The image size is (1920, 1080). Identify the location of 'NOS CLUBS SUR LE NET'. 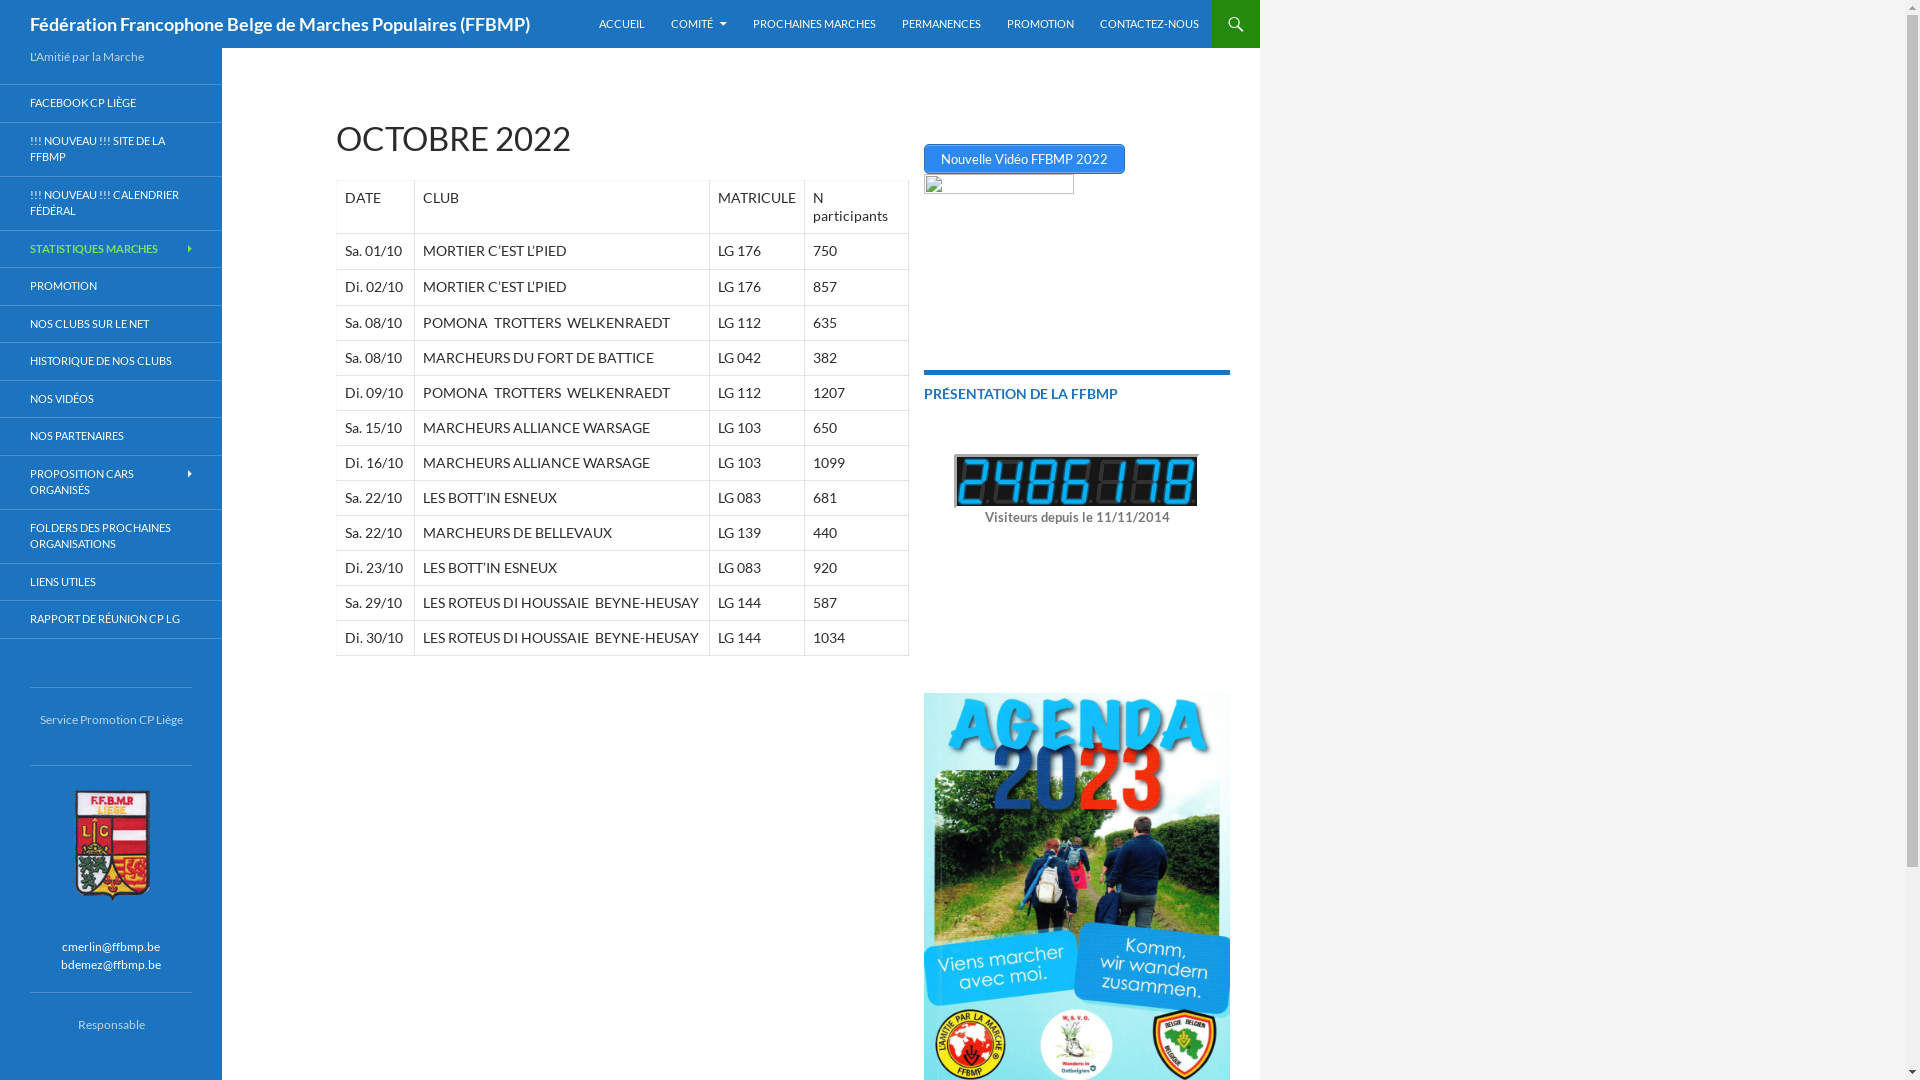
(109, 323).